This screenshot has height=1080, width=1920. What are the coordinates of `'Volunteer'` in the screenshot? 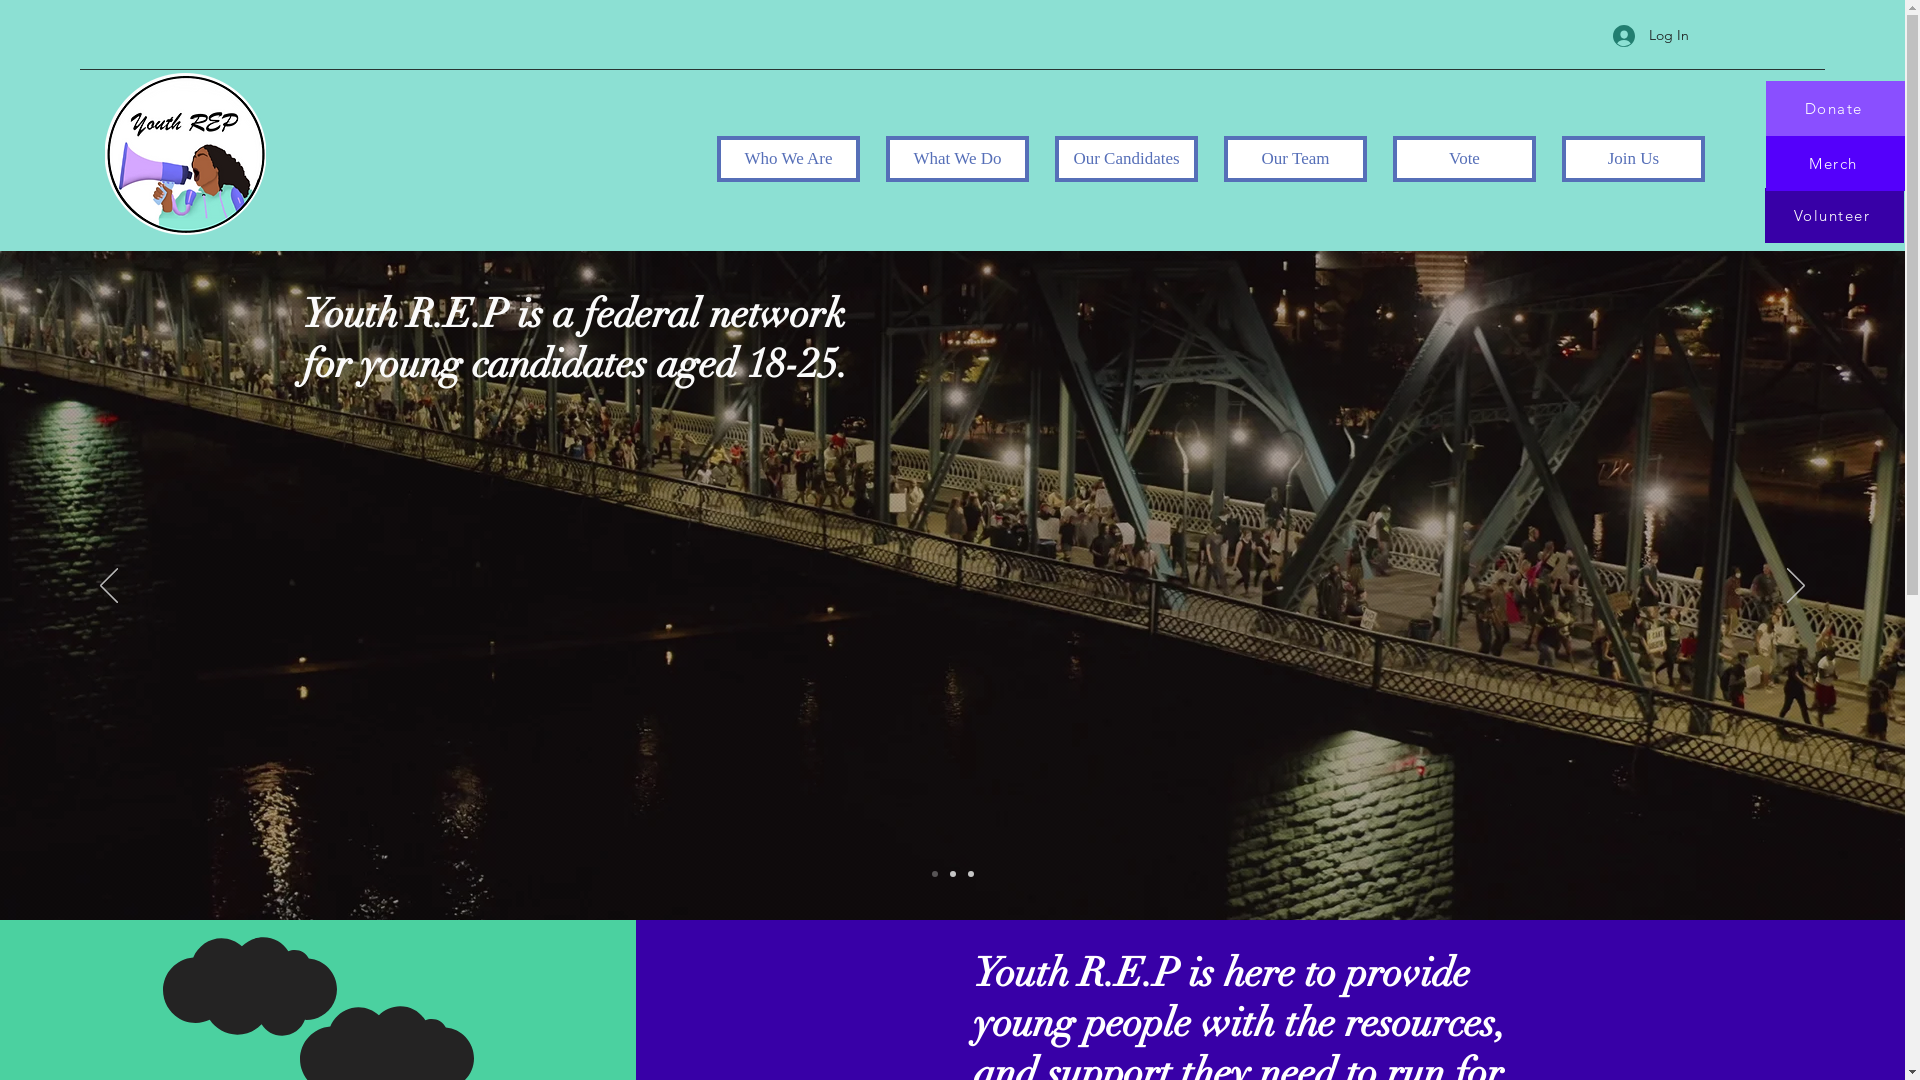 It's located at (1763, 215).